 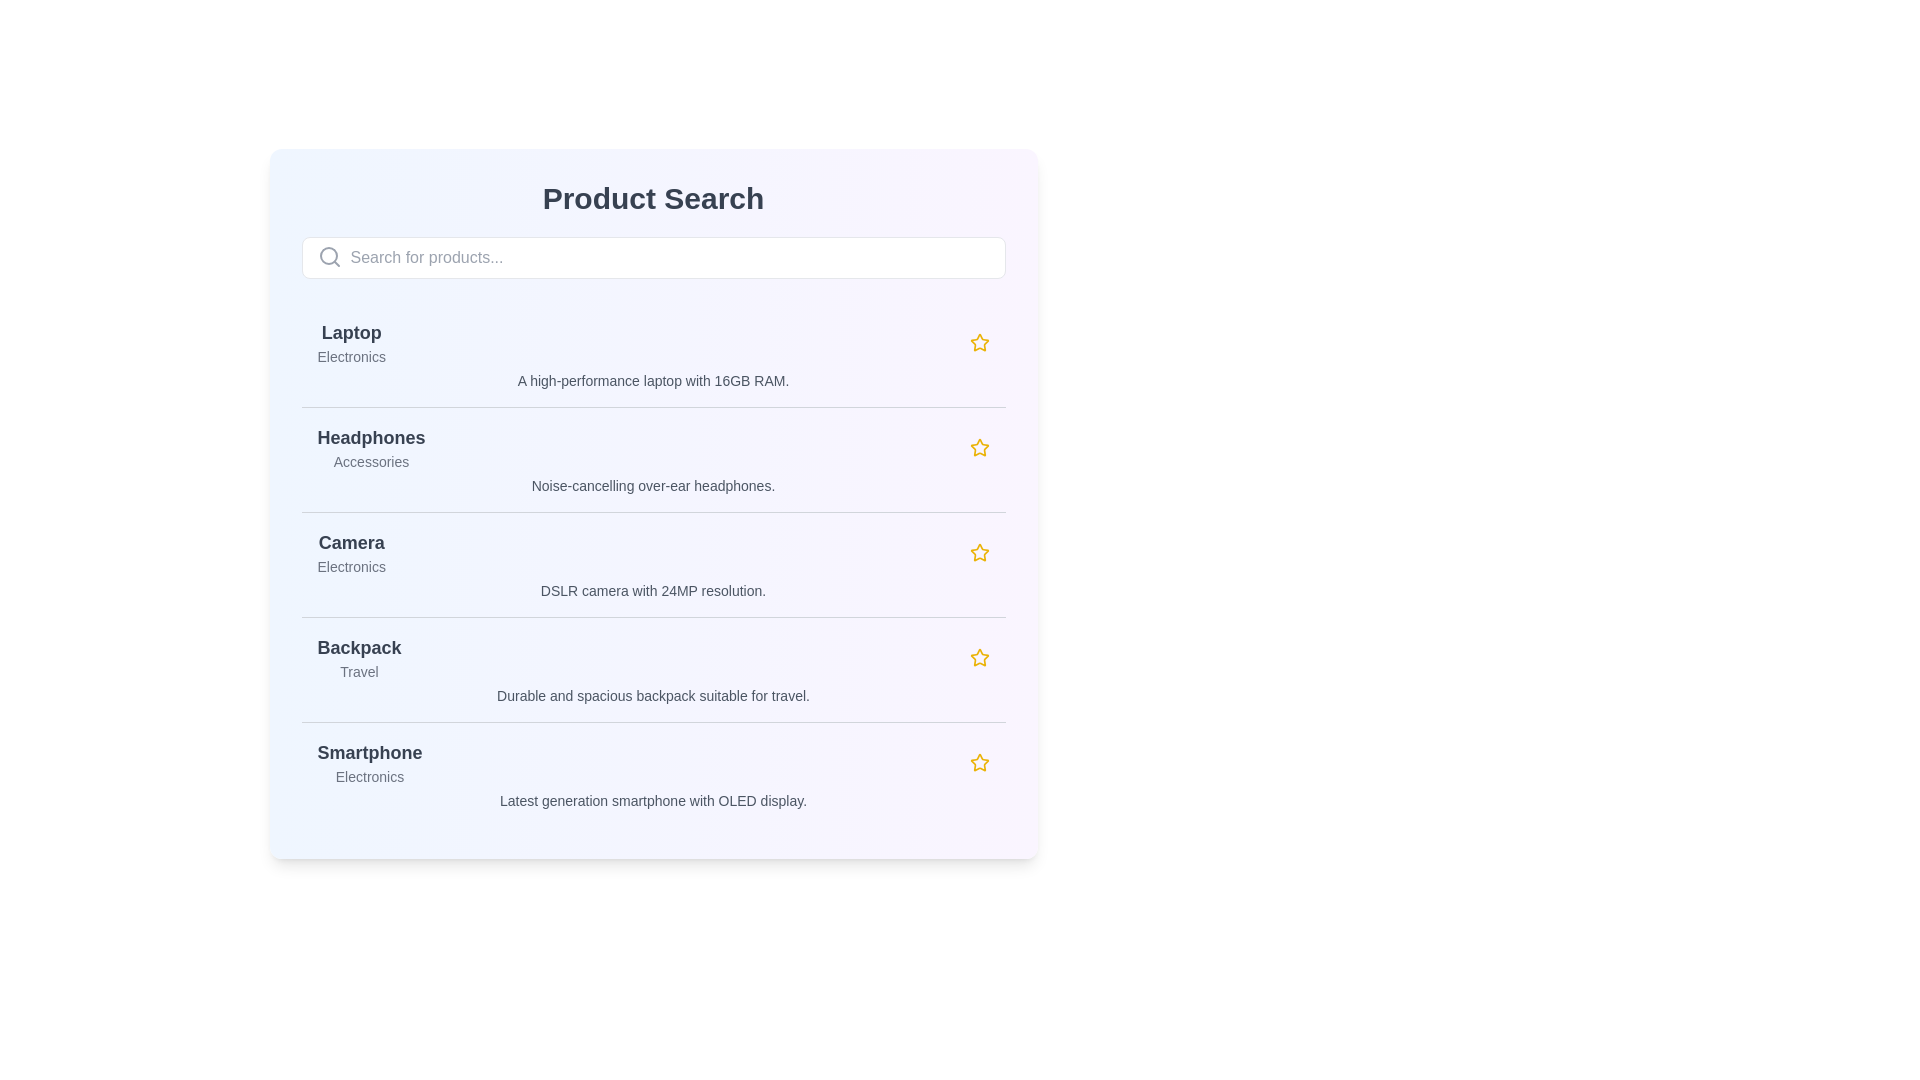 I want to click on the 'Electronics' text label, which is styled with a small gray font and positioned beneath the 'Laptop' text element as a sub-category label, so click(x=351, y=356).